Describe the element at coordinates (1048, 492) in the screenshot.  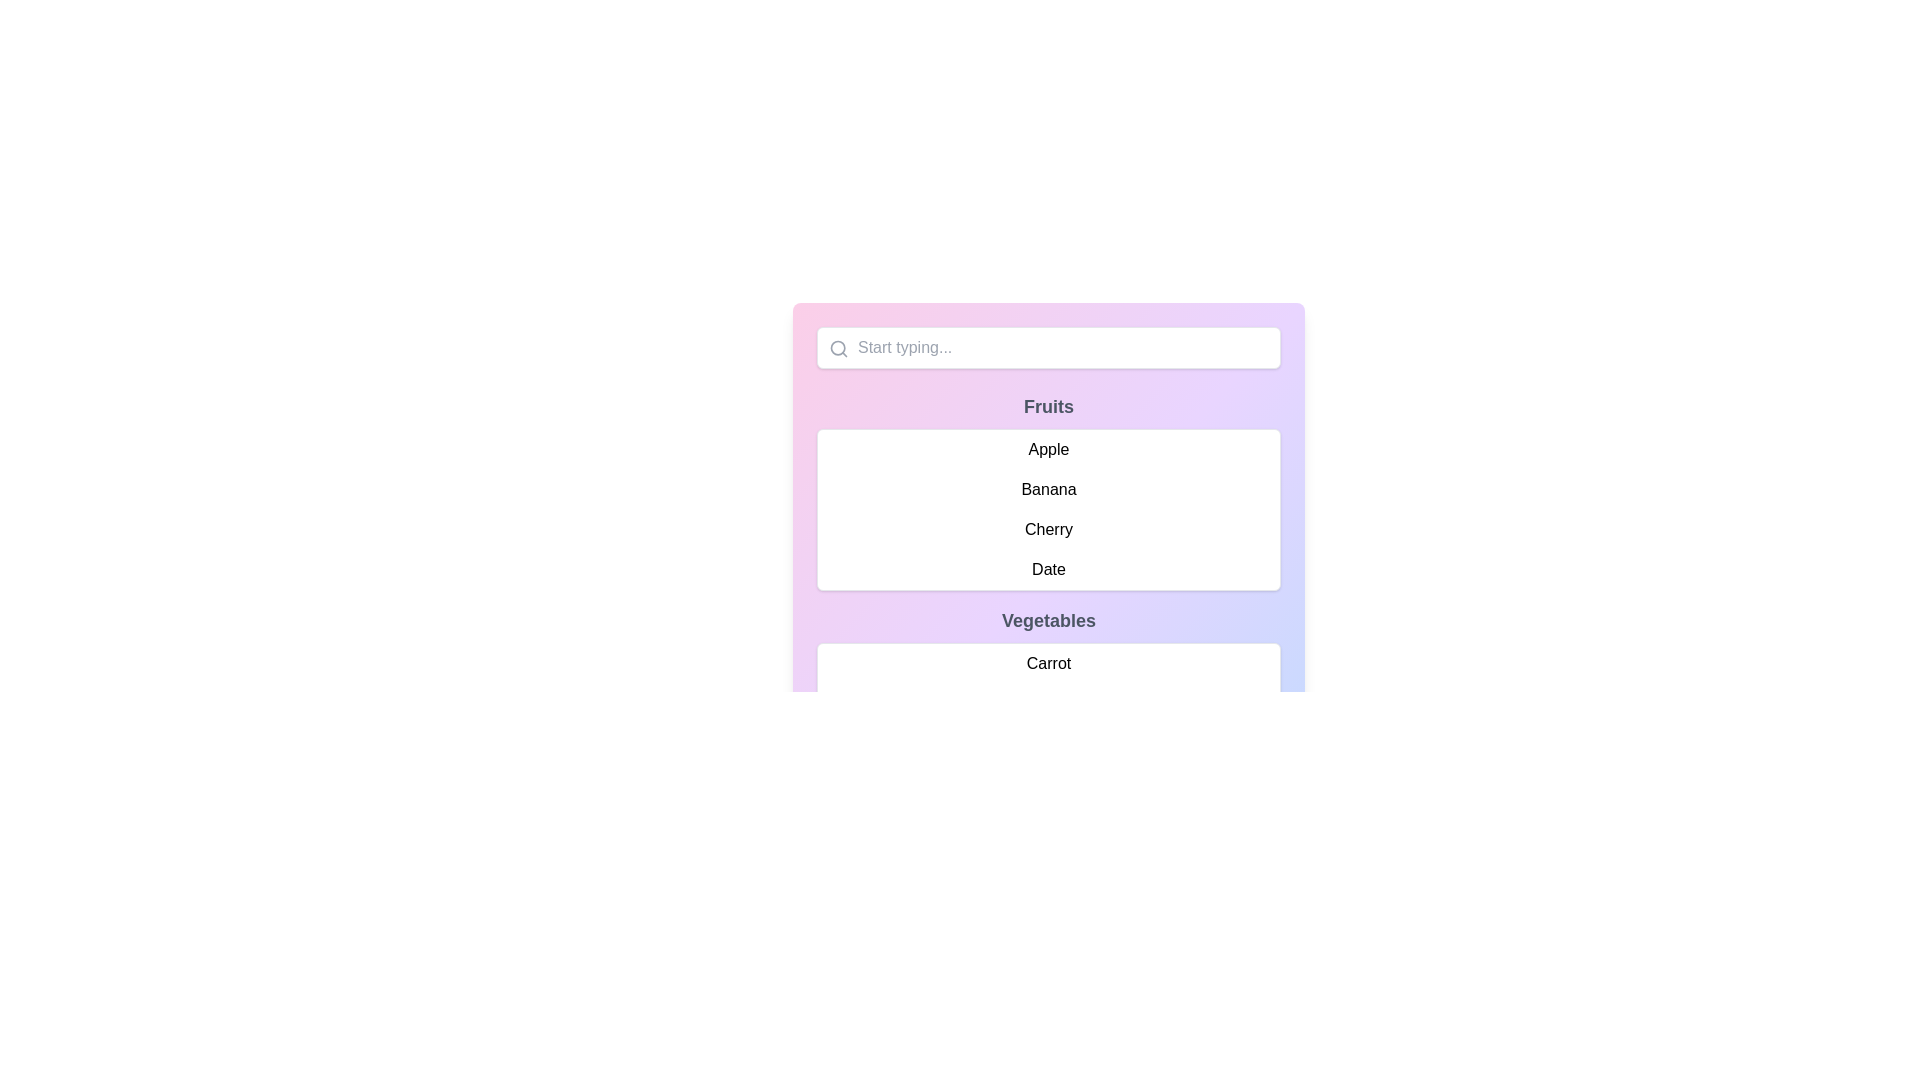
I see `the selectable list item labeled 'Banana' in the dropdown structure, which is the second item in the 'Fruits' category` at that location.